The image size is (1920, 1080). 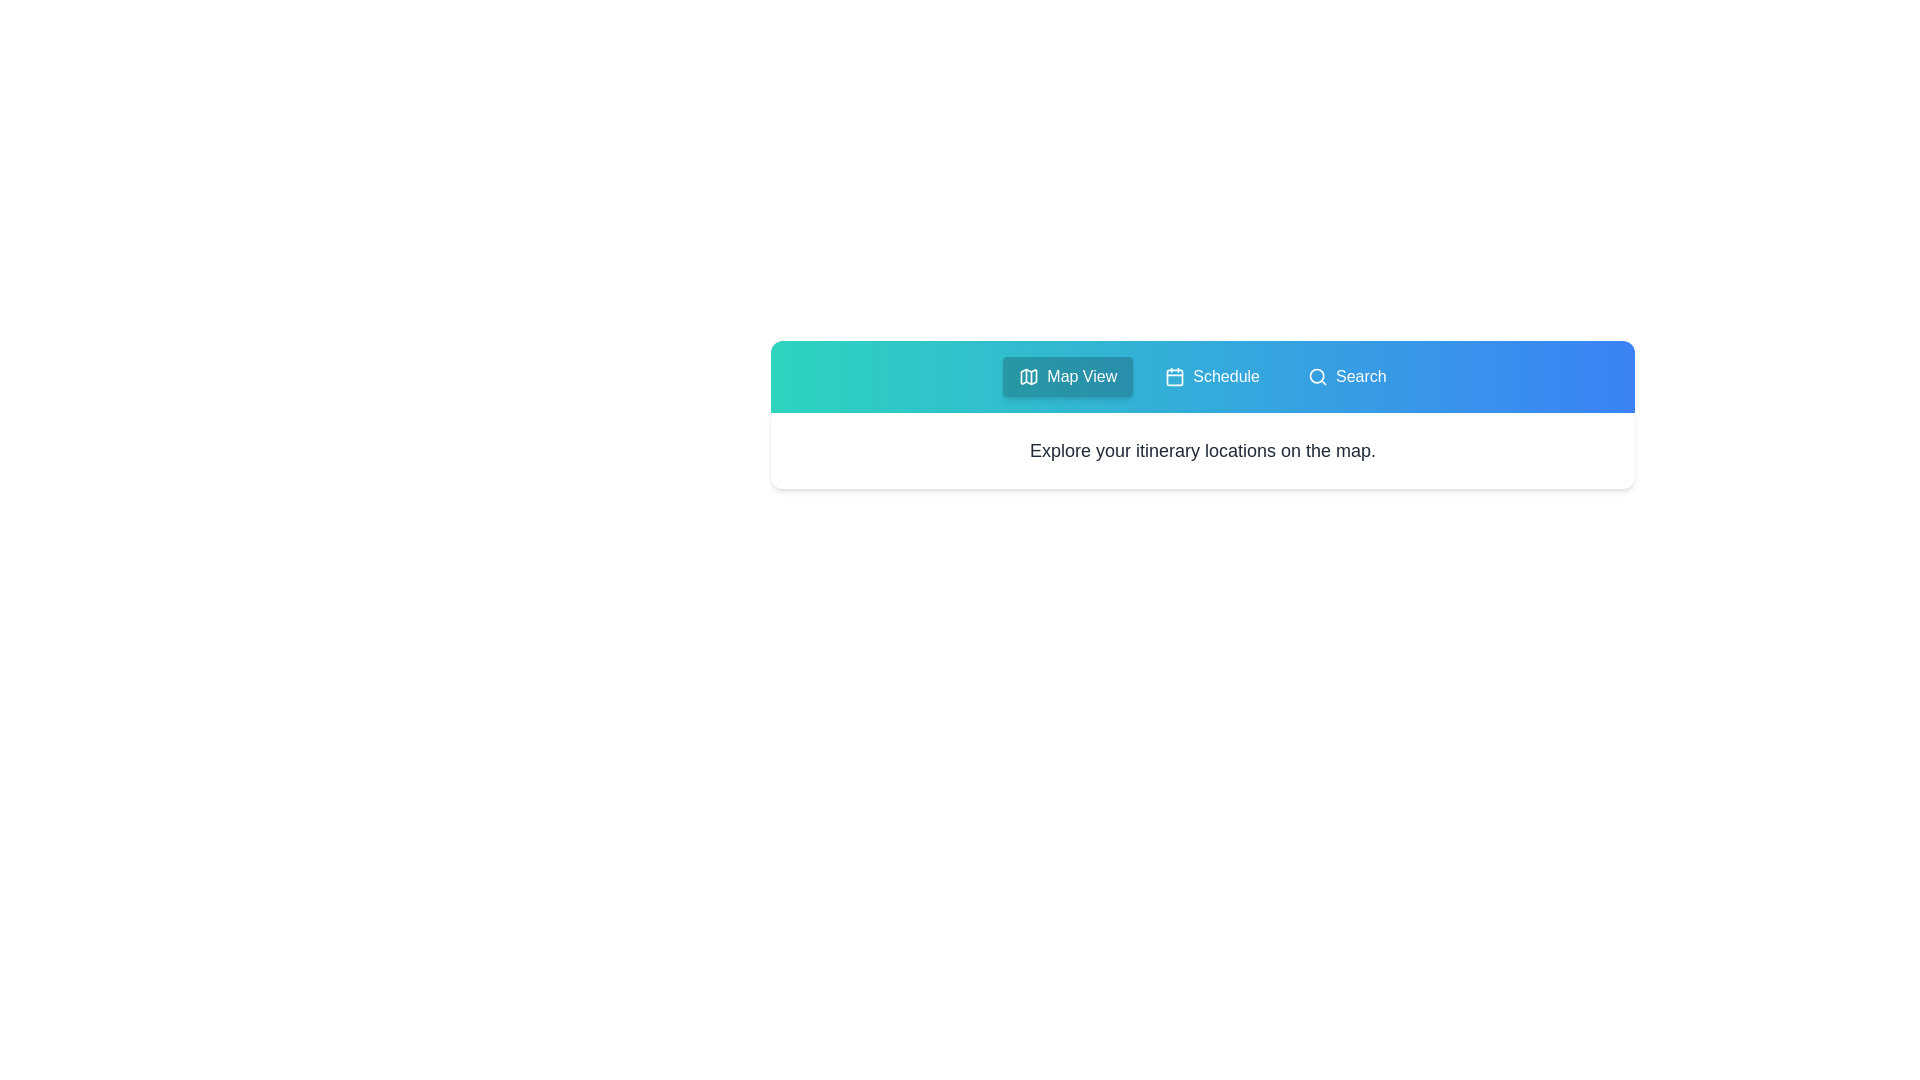 I want to click on the 'Map View' button, the first button from the left in a horizontal row, so click(x=1067, y=377).